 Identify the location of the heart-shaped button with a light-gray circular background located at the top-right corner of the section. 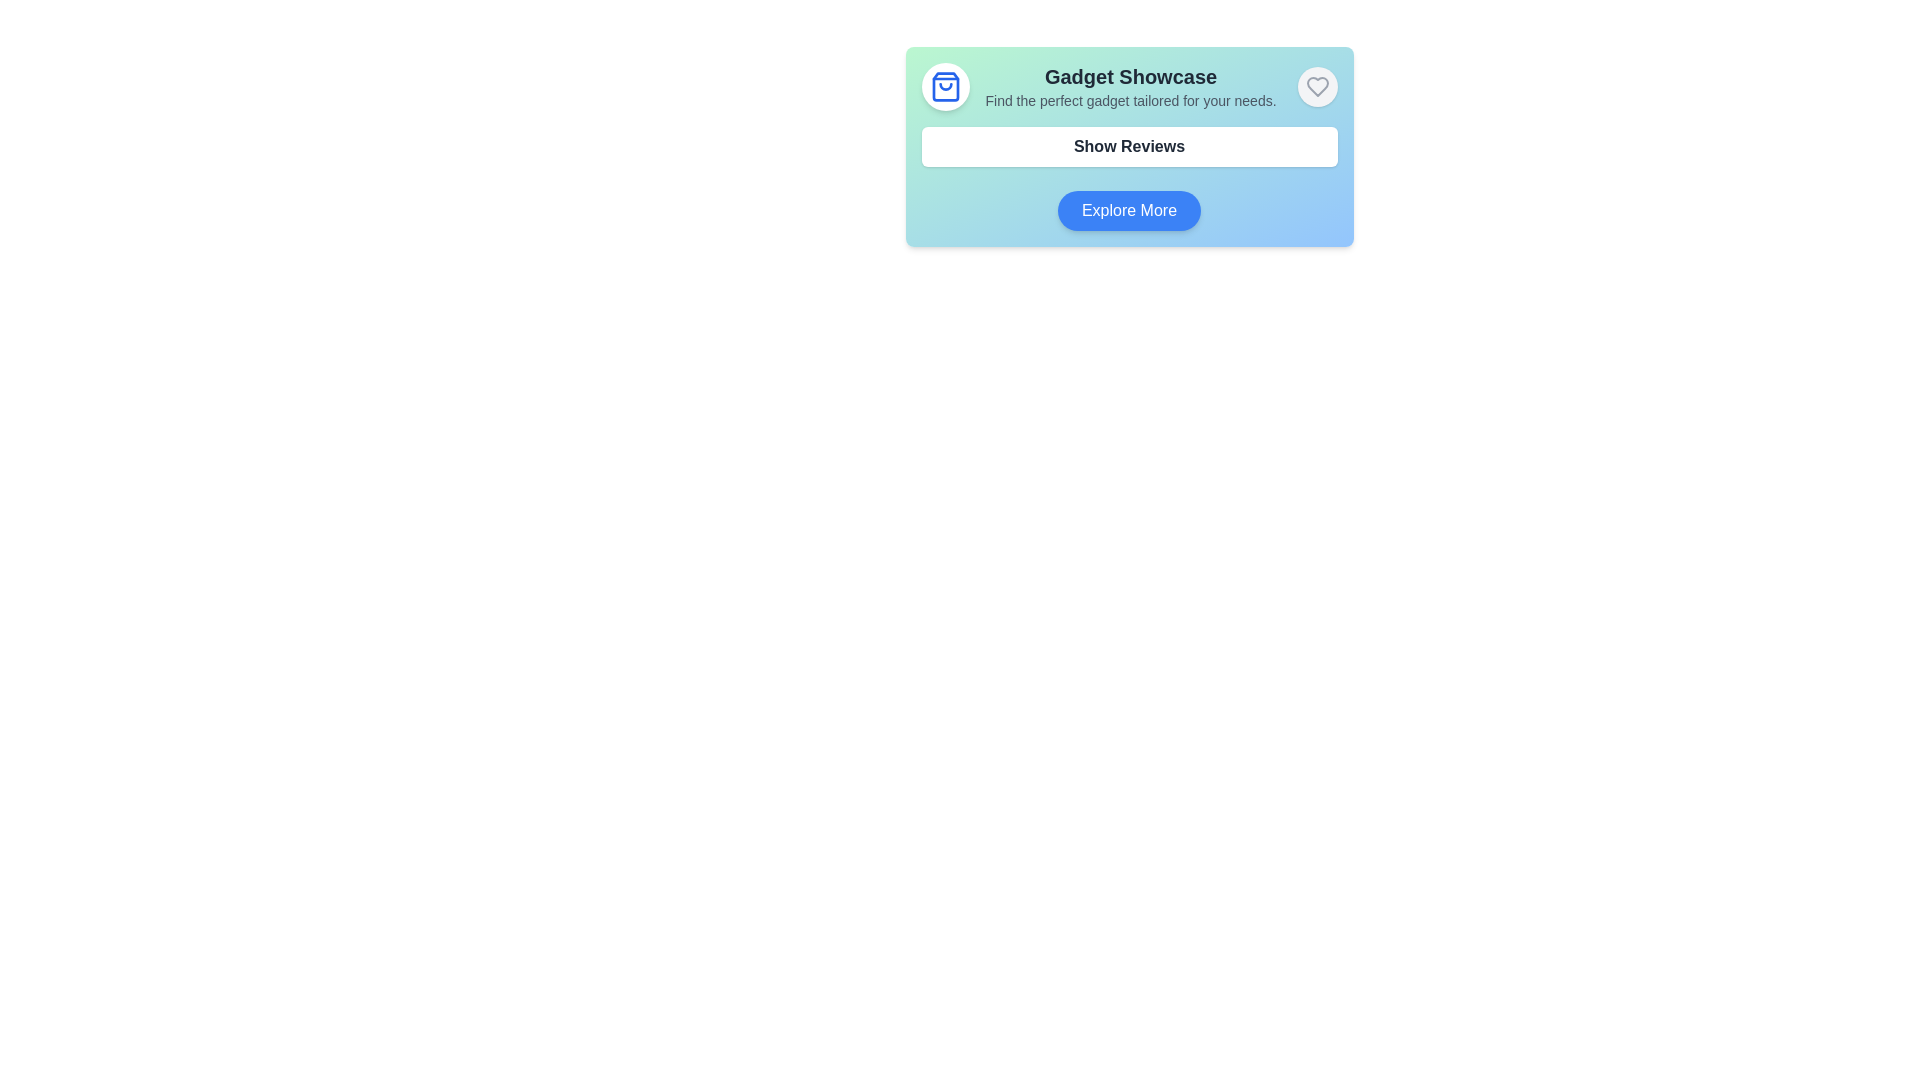
(1317, 86).